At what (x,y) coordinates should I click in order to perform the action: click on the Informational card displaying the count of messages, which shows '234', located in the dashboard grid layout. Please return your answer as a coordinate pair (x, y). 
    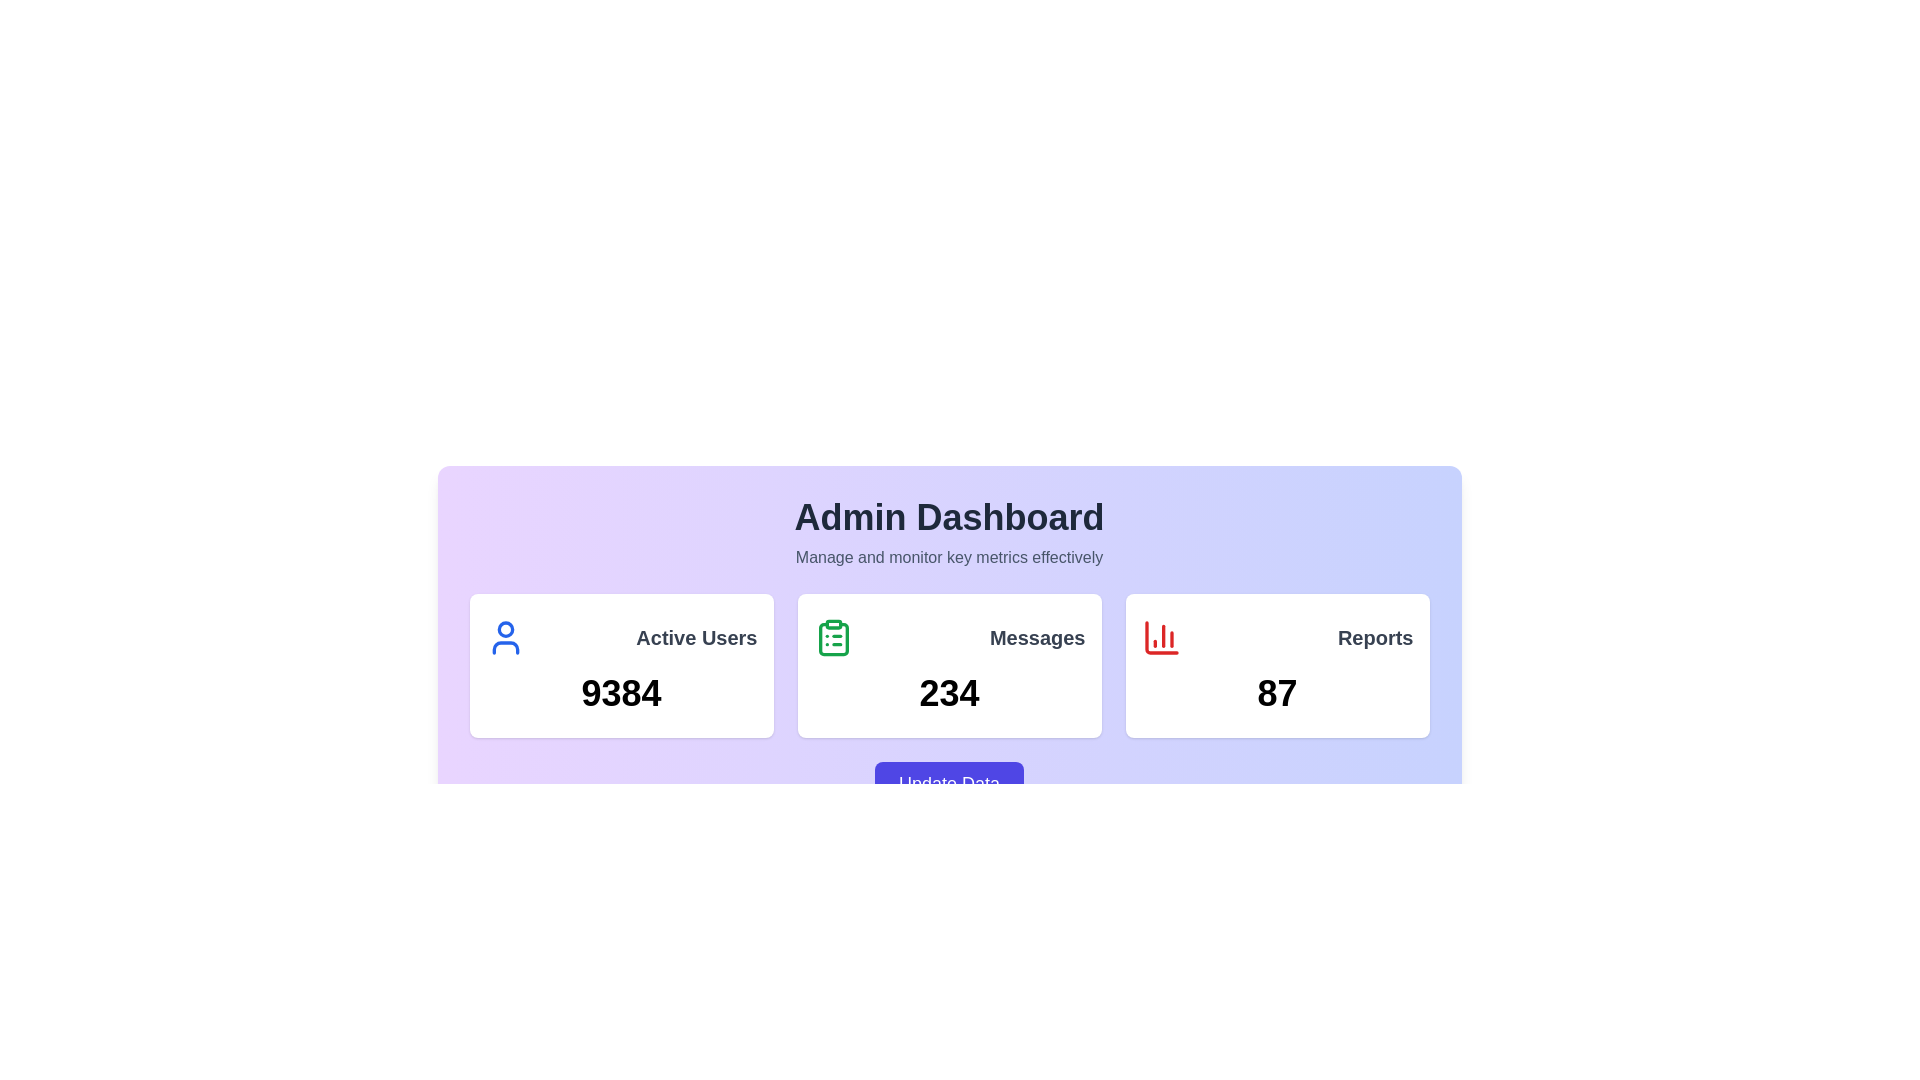
    Looking at the image, I should click on (948, 666).